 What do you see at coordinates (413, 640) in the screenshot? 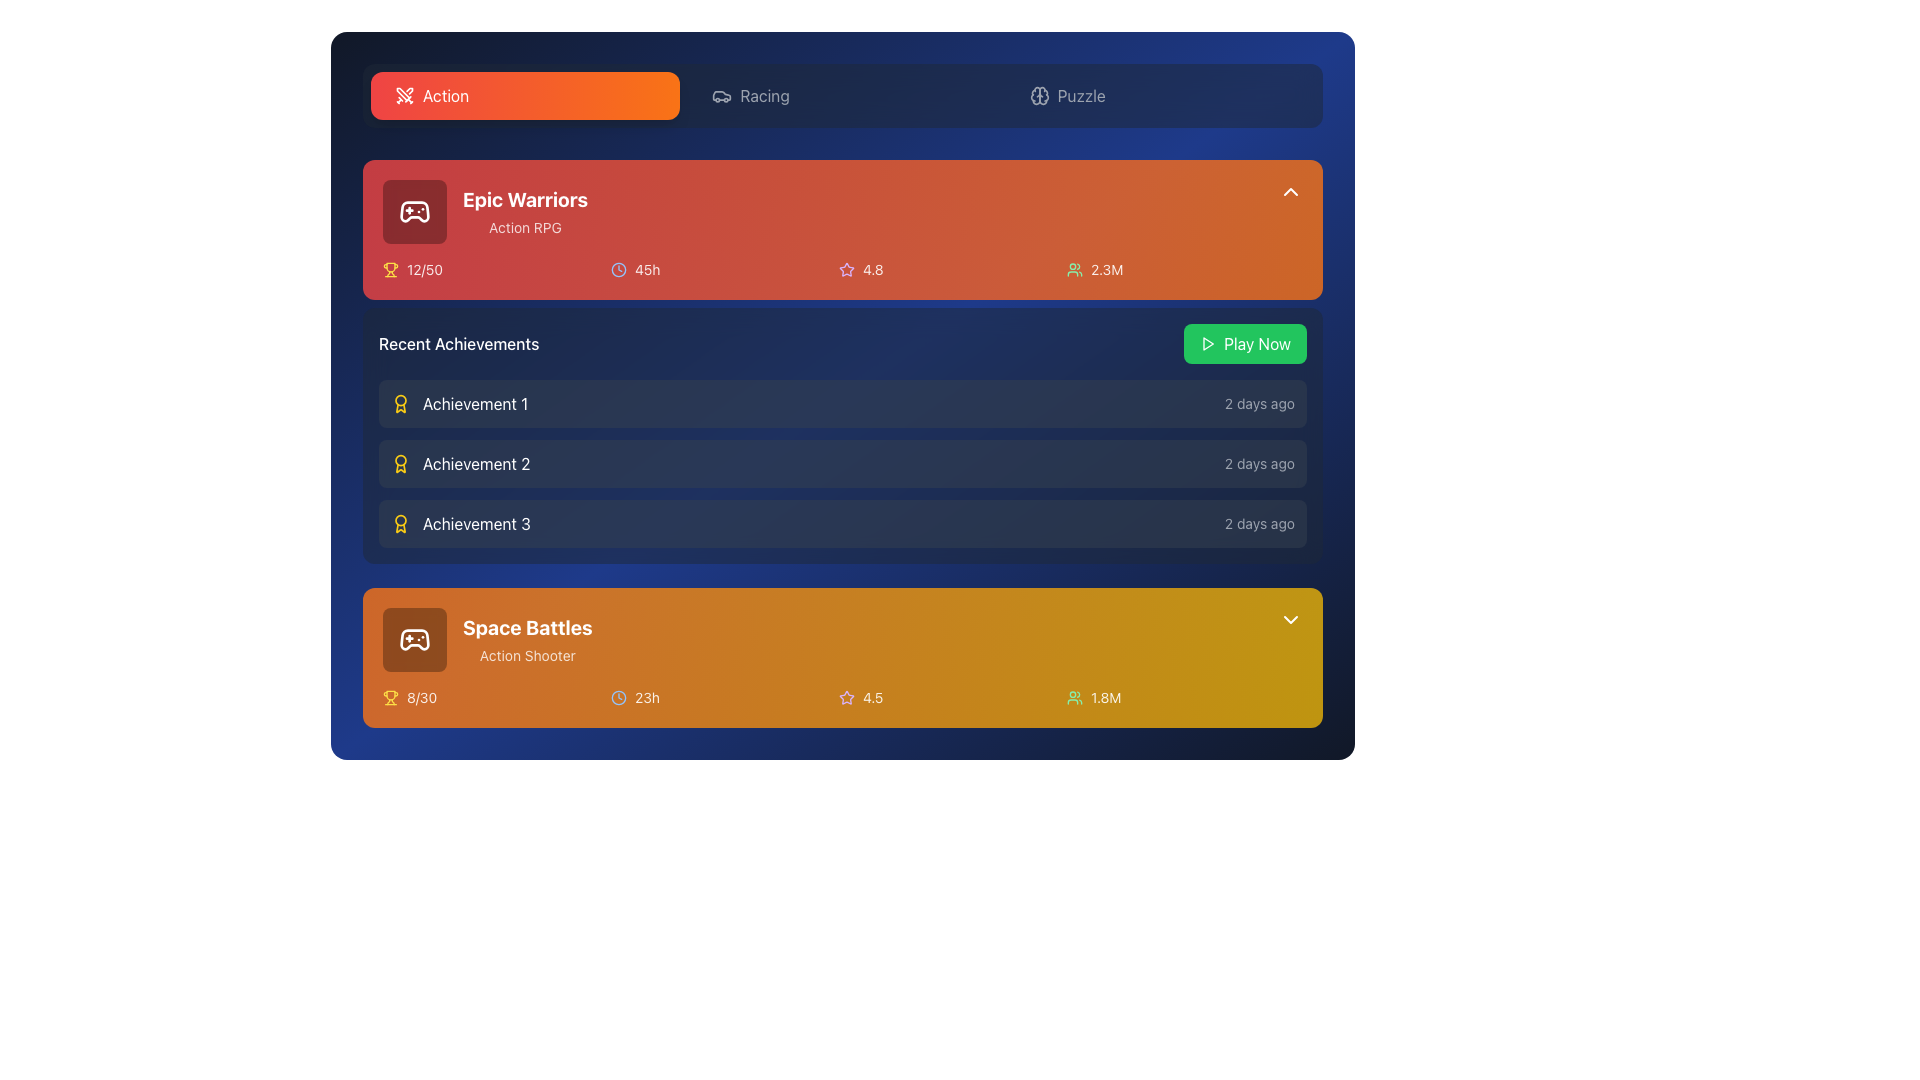
I see `the gaming controller icon with a brown color scheme and white details located in the 'Space Battles' game card near the top left corner` at bounding box center [413, 640].